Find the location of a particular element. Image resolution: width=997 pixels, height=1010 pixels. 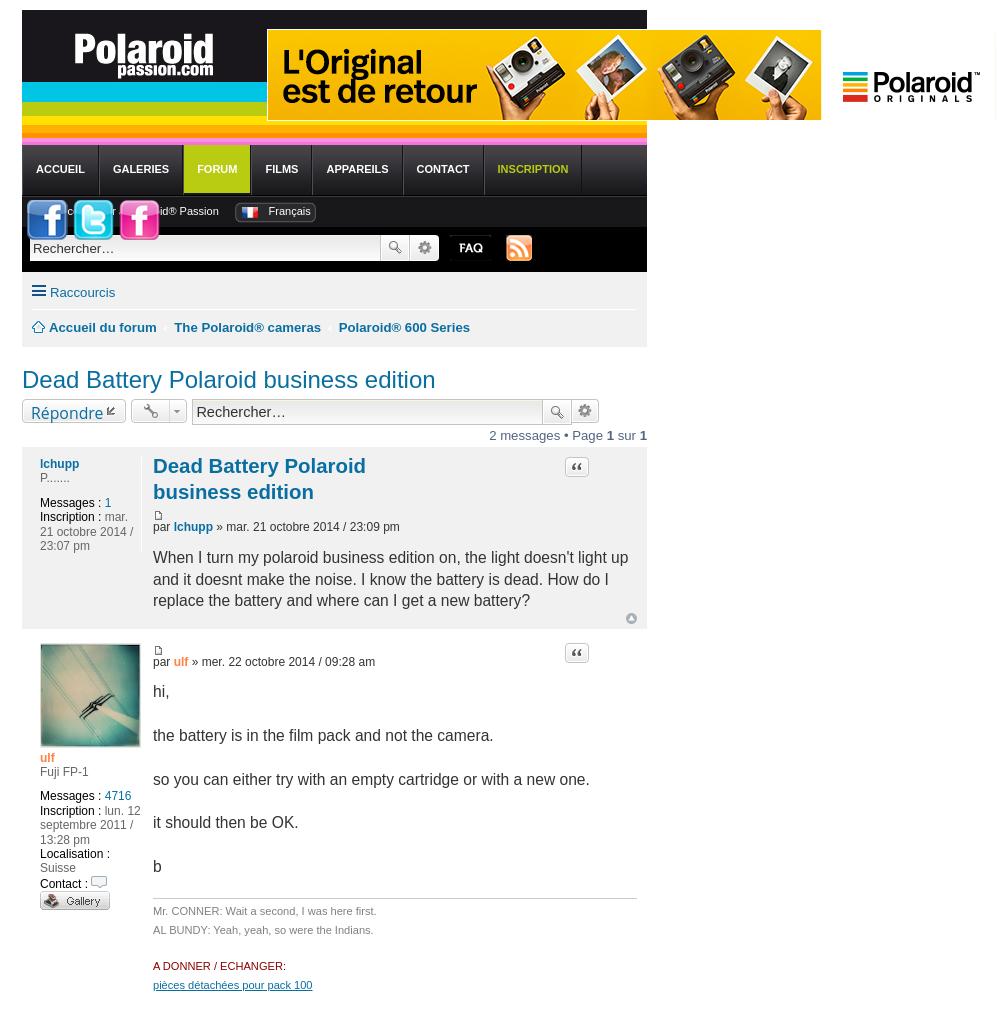

'b' is located at coordinates (156, 865).